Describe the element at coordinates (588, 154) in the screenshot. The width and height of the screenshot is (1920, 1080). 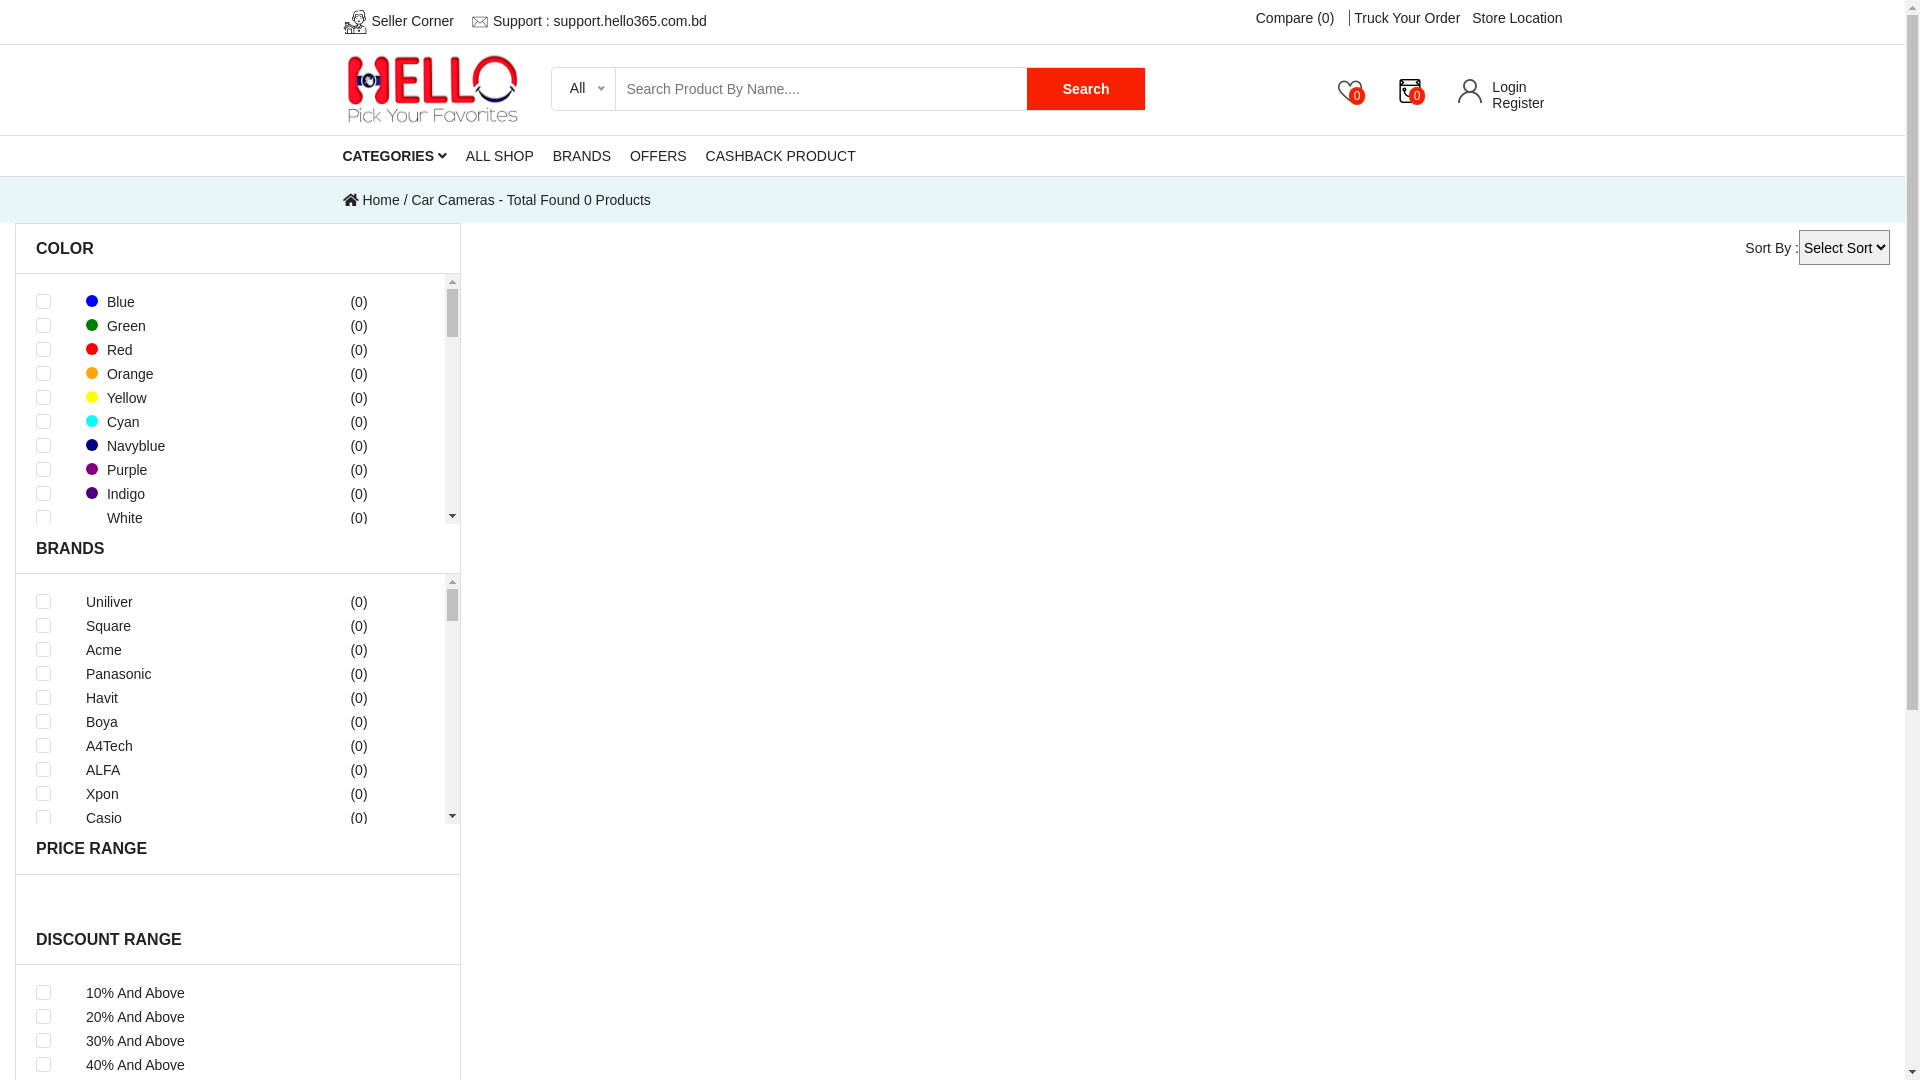
I see `'BRANDS'` at that location.